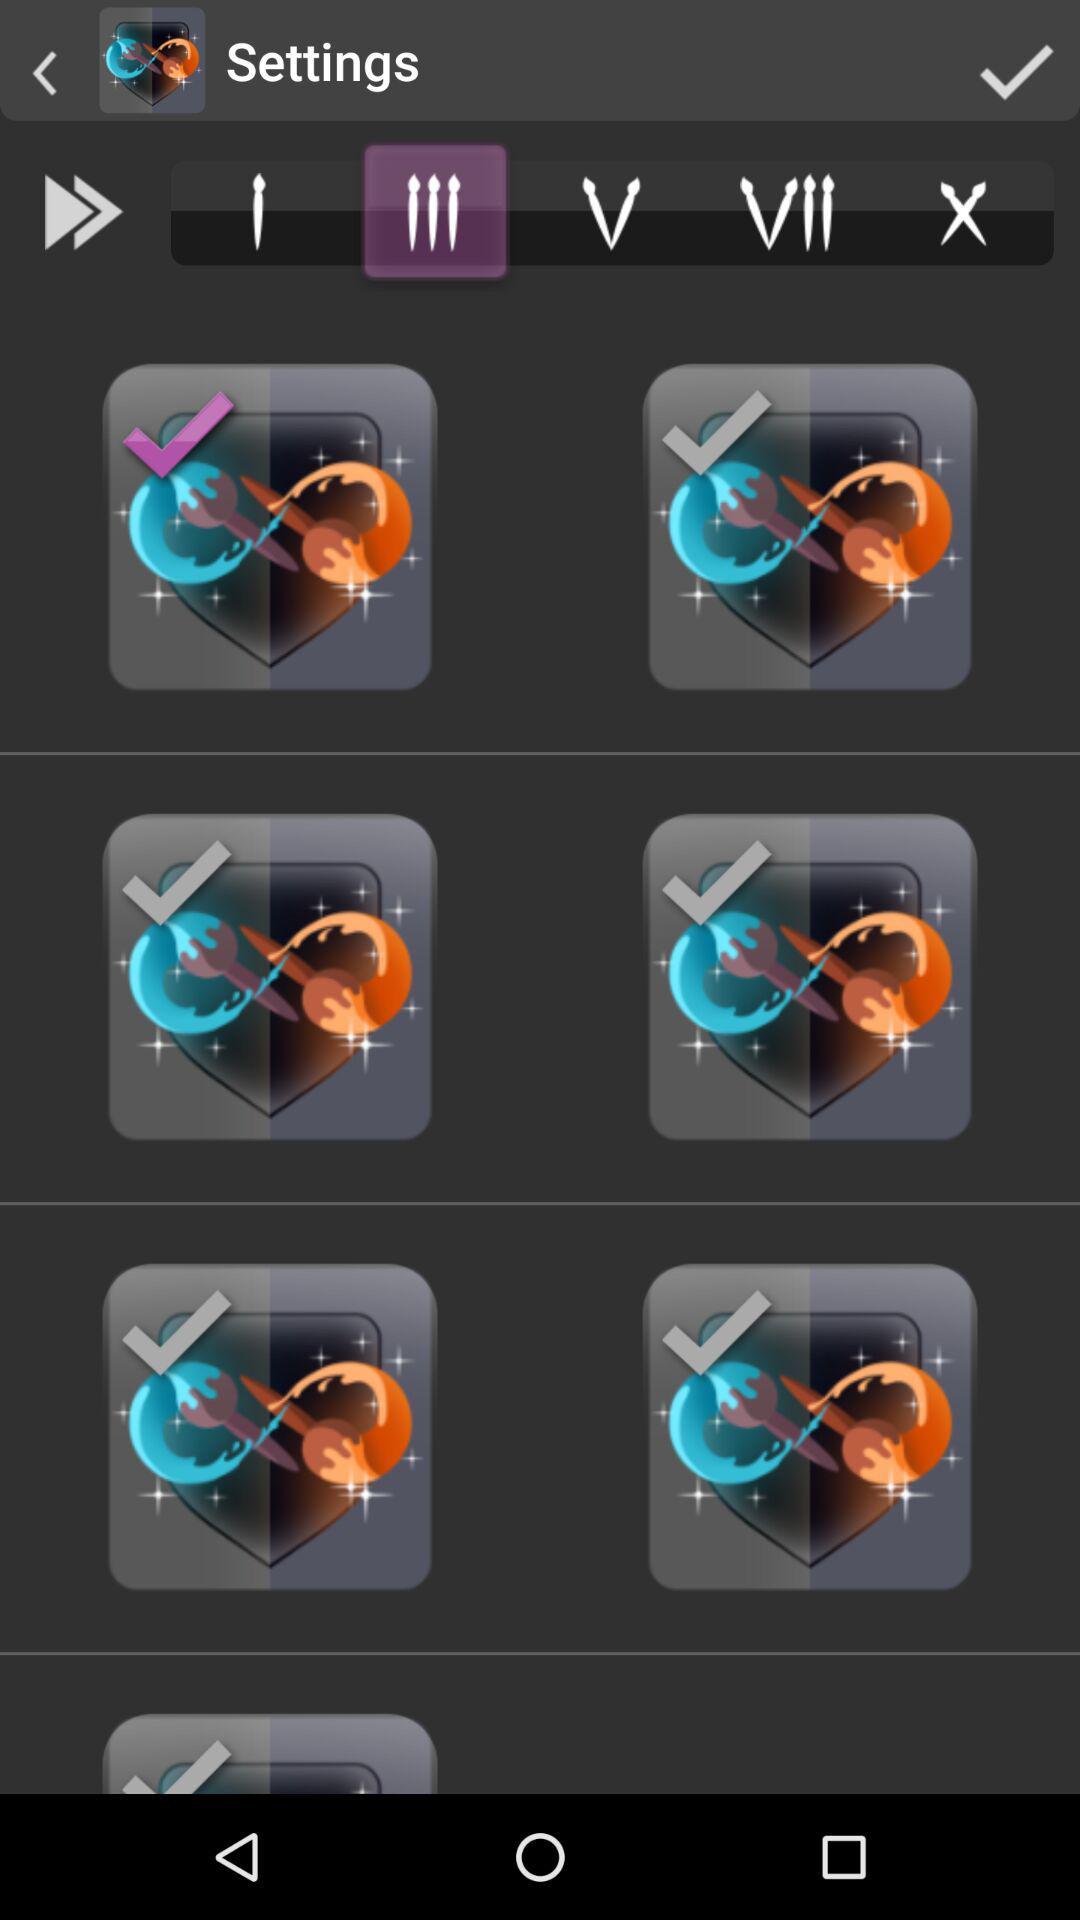 The height and width of the screenshot is (1920, 1080). I want to click on page 3, so click(434, 212).